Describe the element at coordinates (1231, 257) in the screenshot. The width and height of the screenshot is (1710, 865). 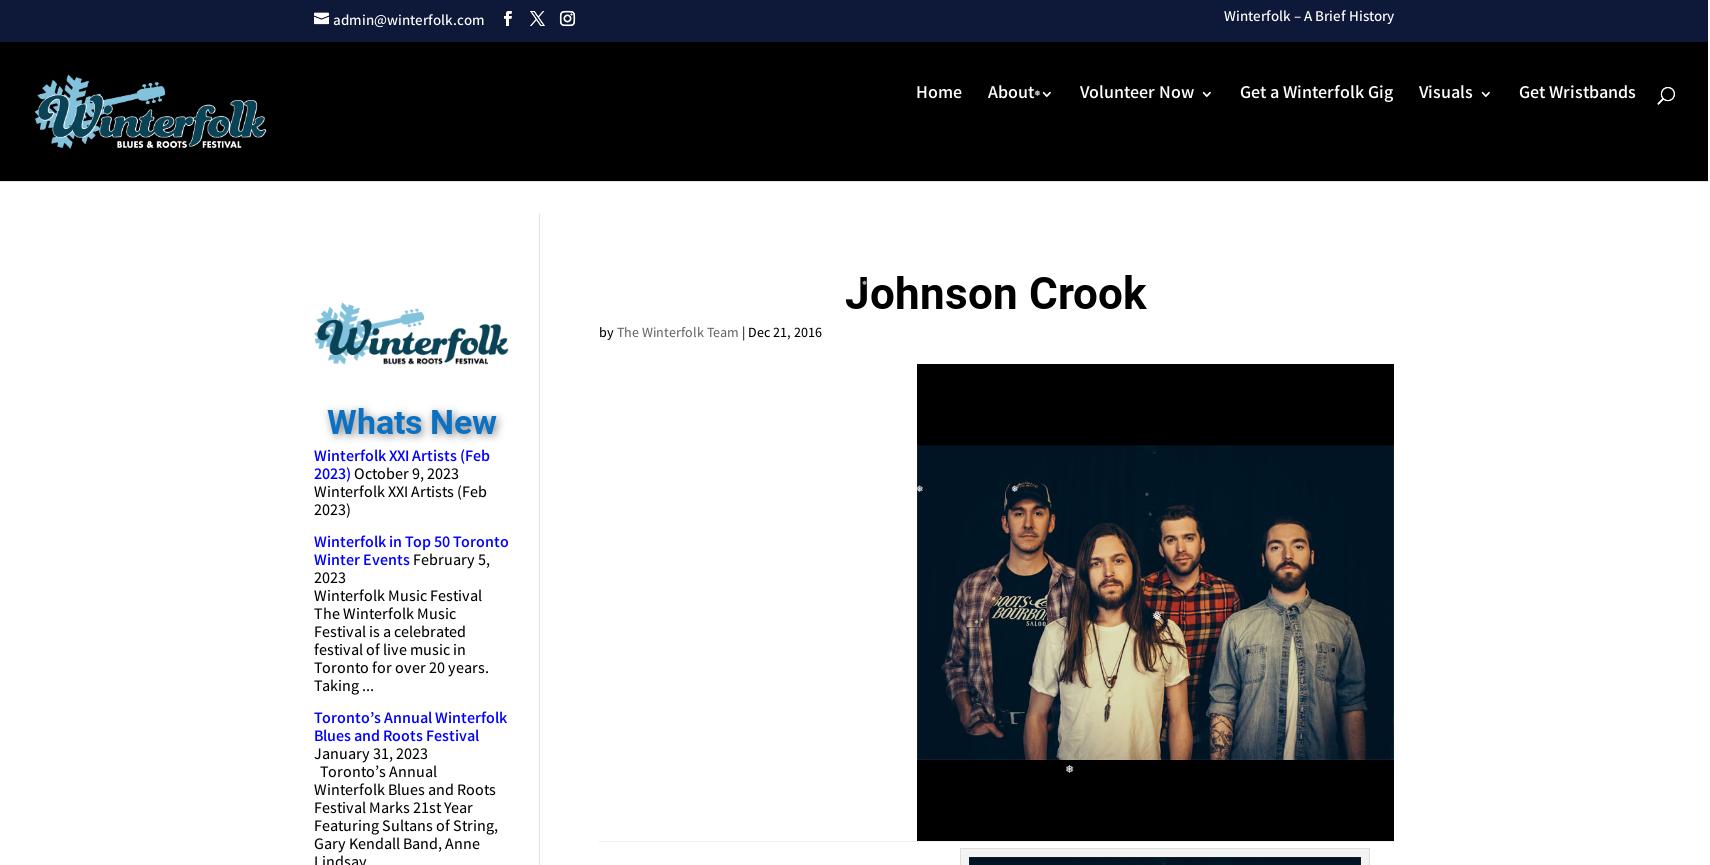
I see `'Winterfolk Volunteer Sign Up'` at that location.